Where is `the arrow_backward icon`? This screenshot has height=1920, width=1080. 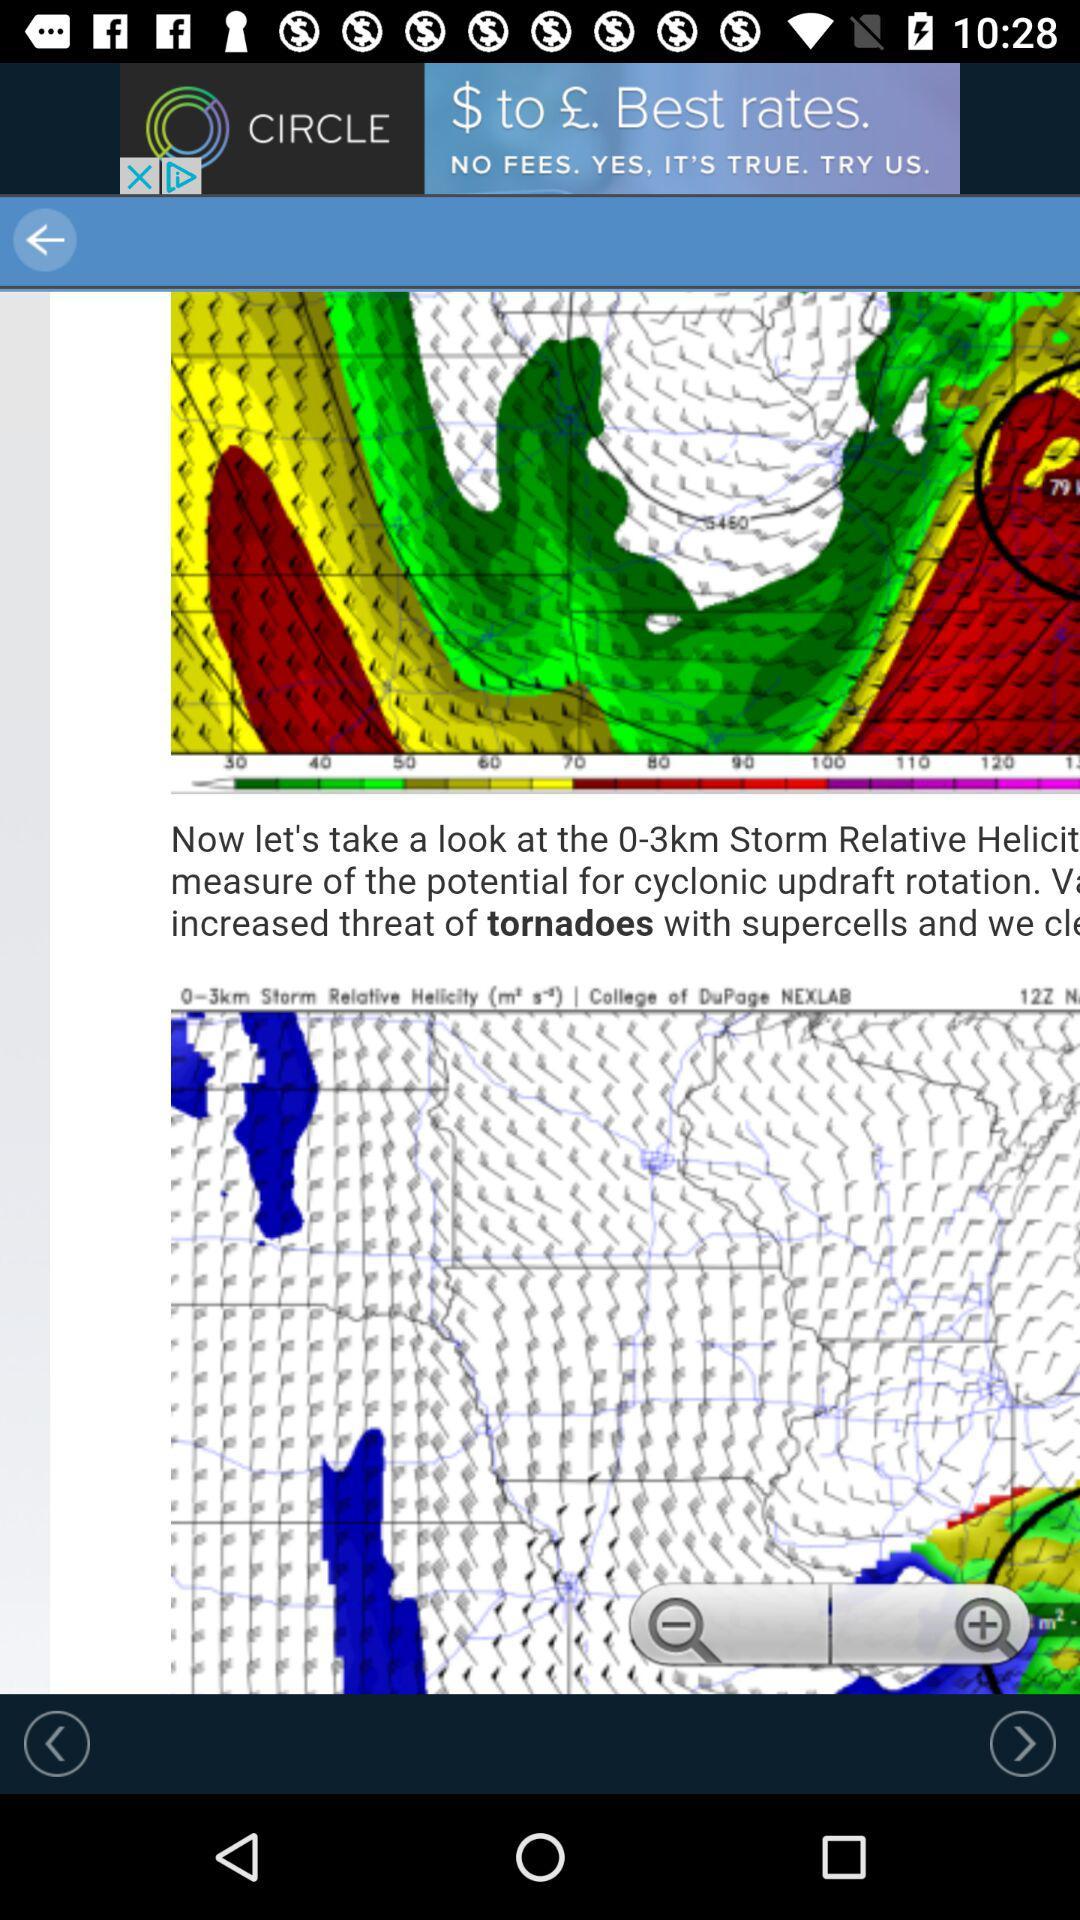
the arrow_backward icon is located at coordinates (131, 240).